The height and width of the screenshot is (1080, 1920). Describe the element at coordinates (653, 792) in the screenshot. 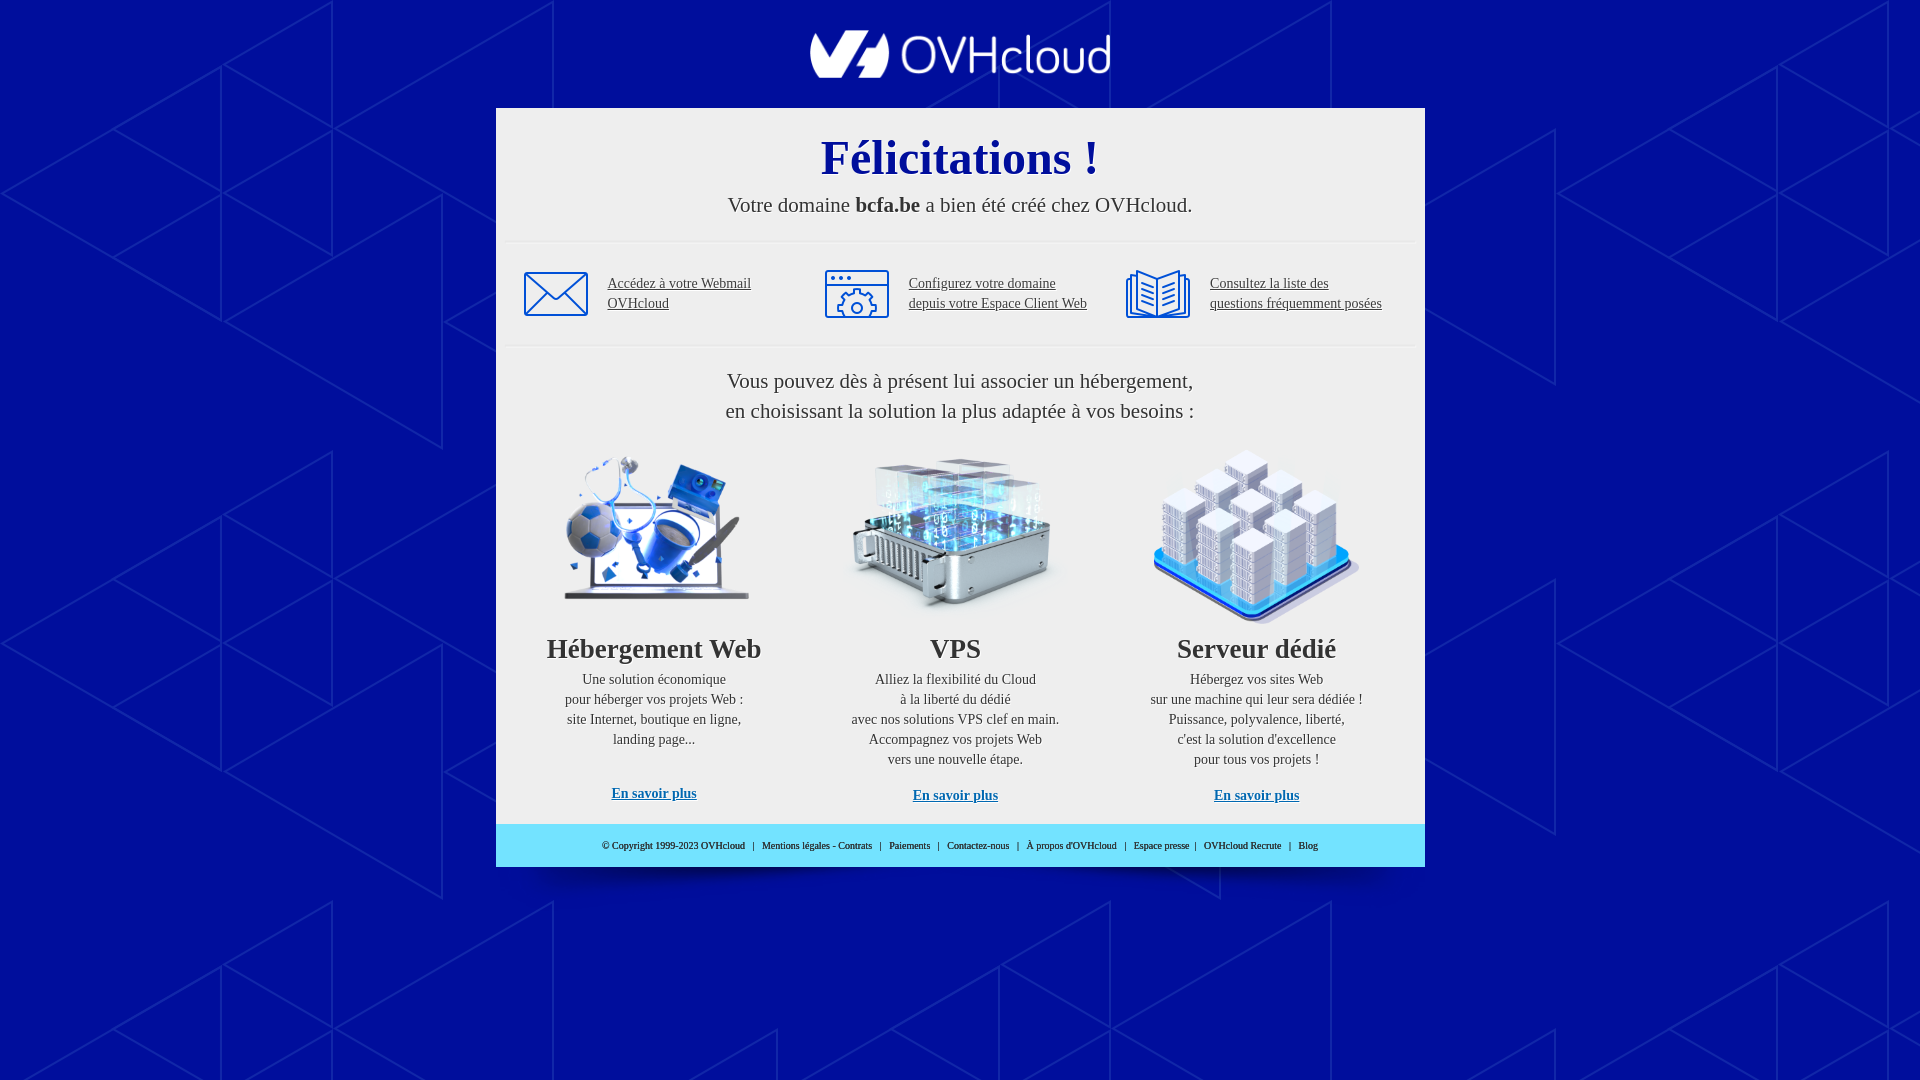

I see `'En savoir plus'` at that location.